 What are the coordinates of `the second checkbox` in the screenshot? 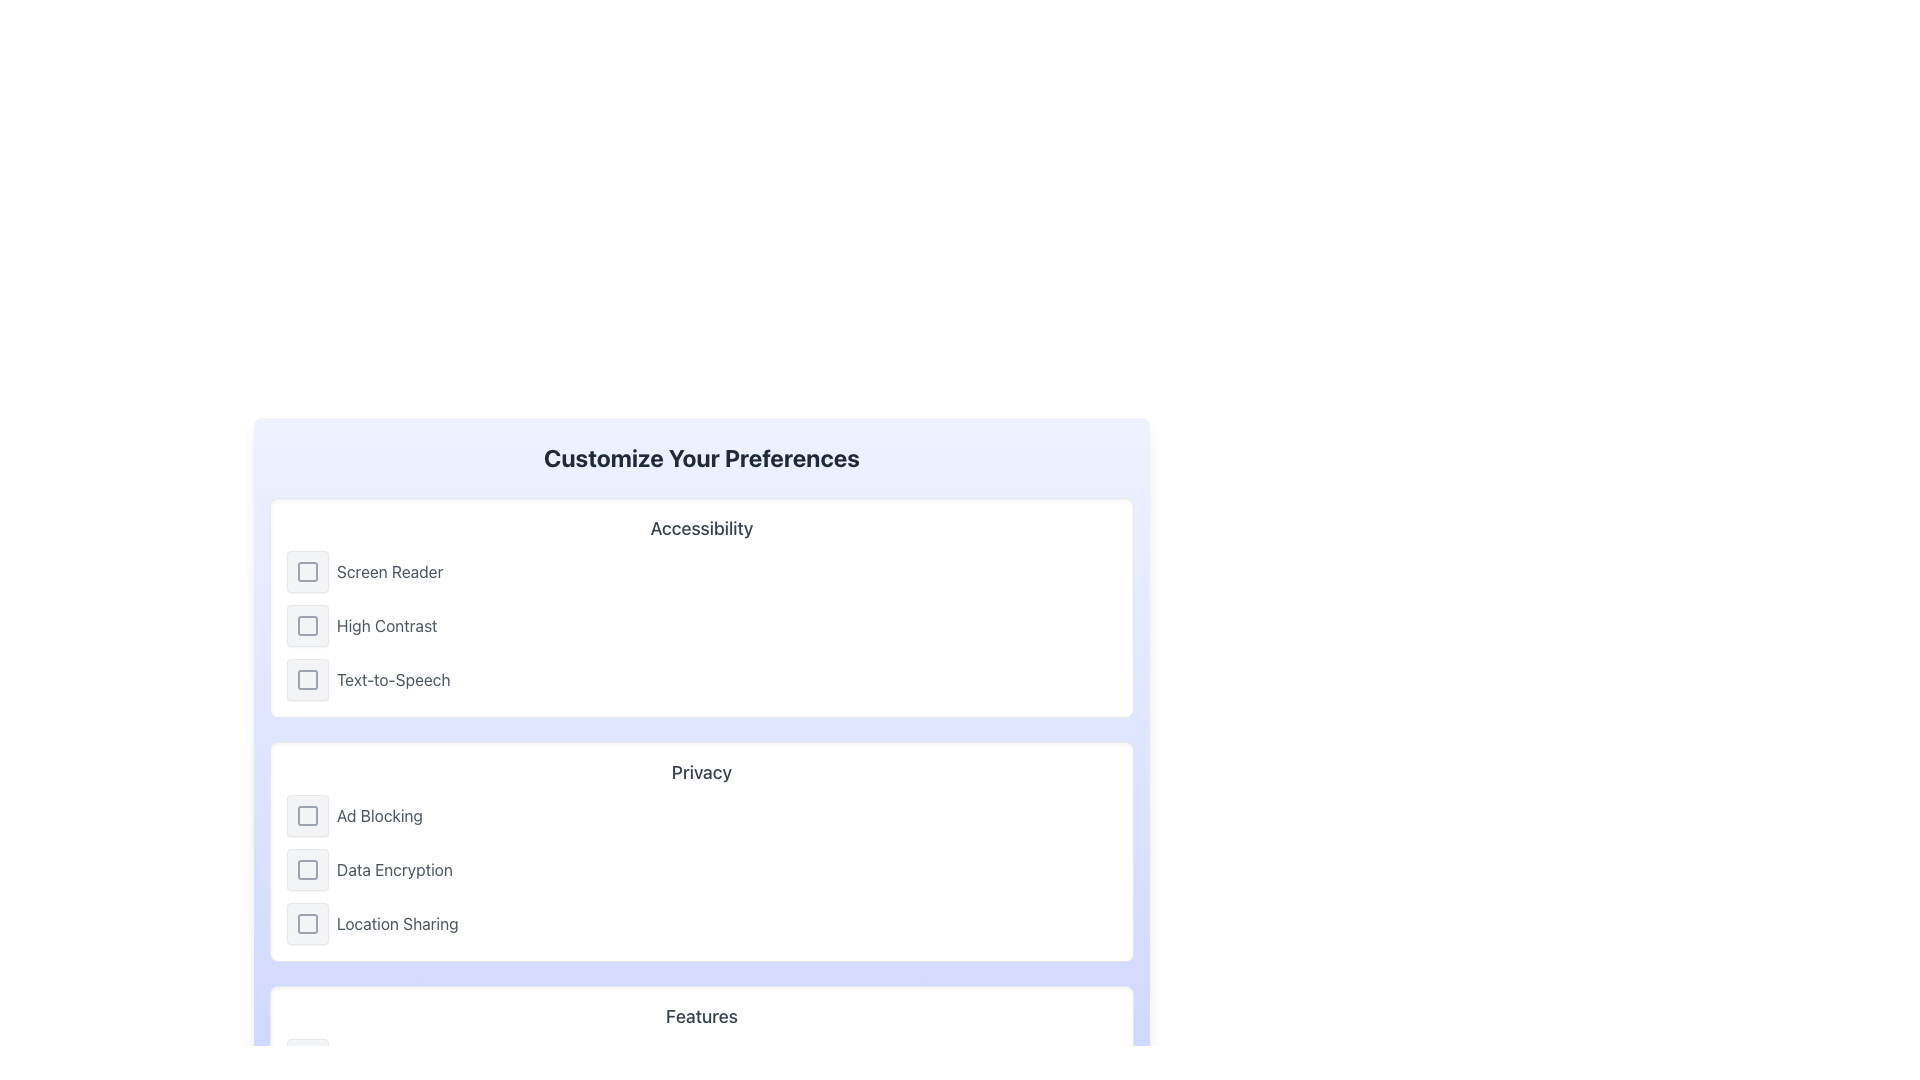 It's located at (306, 624).